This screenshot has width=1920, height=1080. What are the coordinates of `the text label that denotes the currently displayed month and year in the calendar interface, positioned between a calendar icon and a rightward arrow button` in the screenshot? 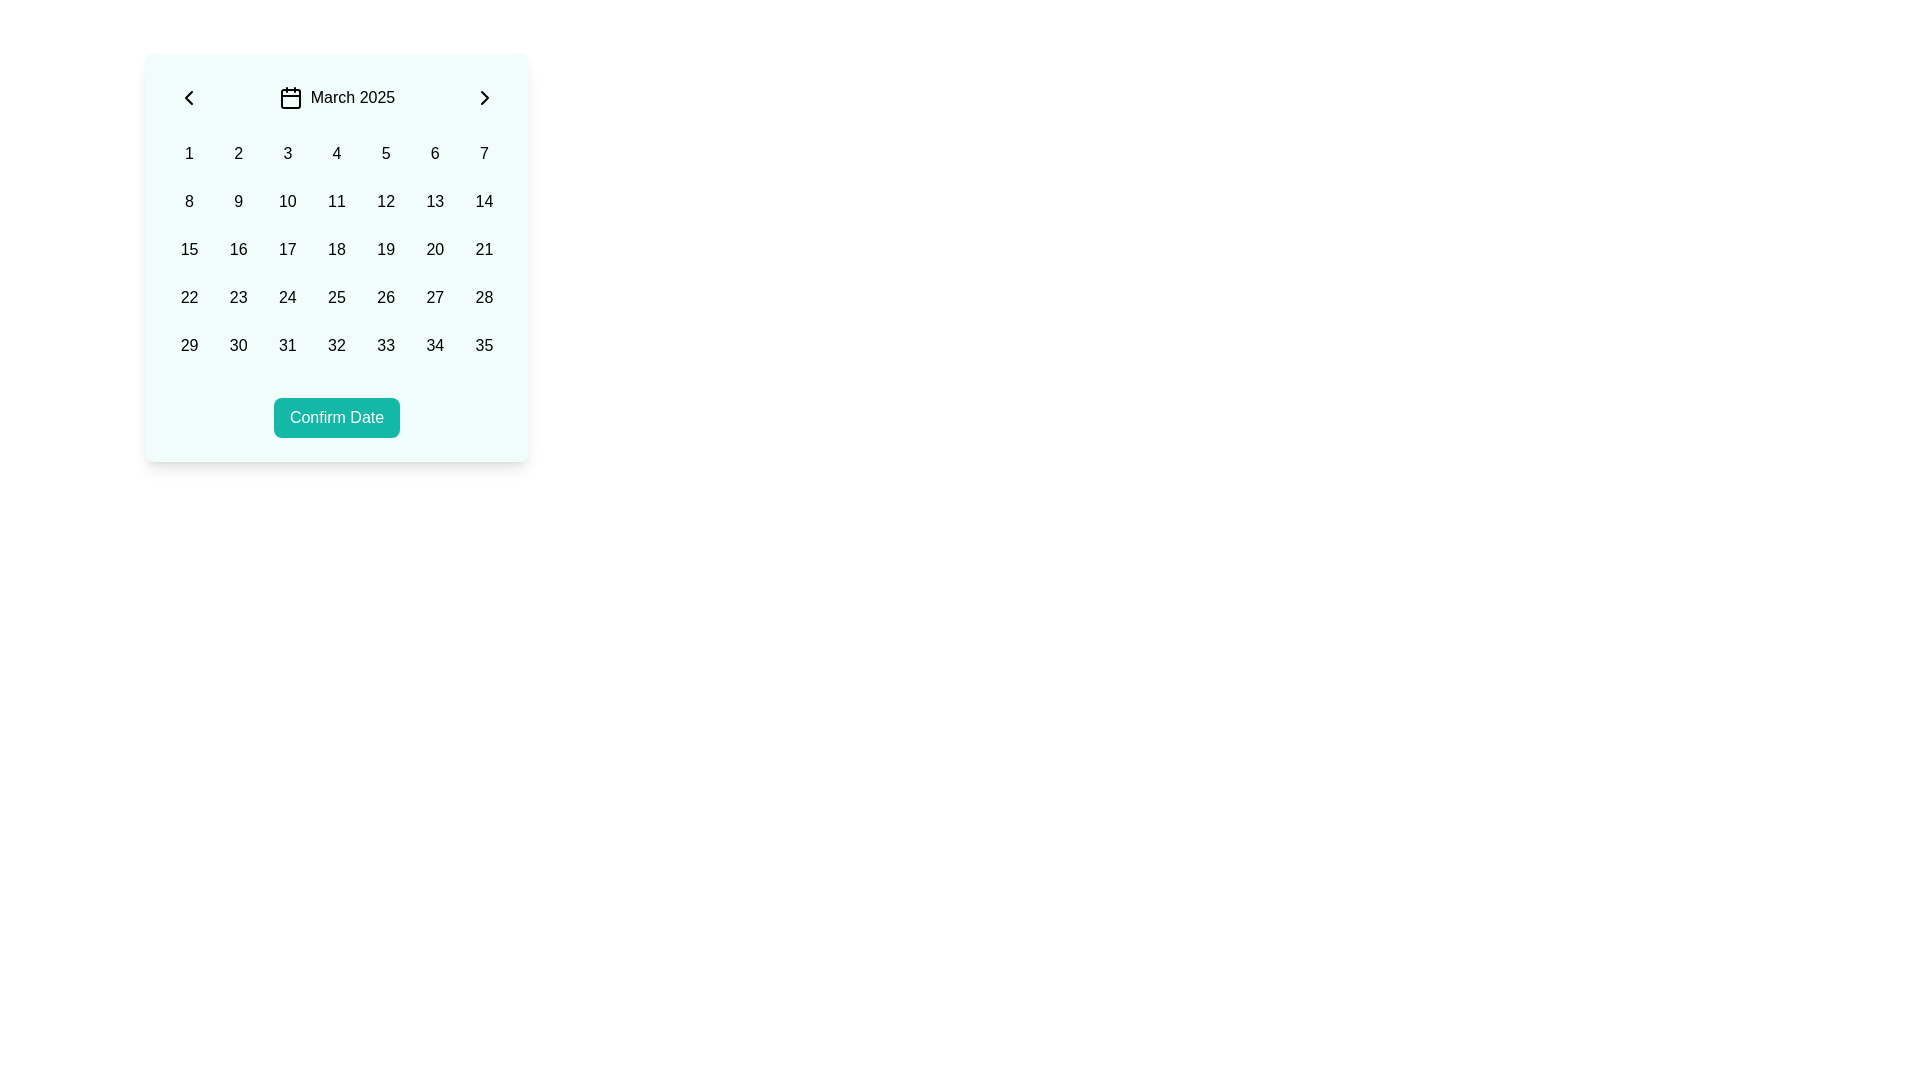 It's located at (353, 97).